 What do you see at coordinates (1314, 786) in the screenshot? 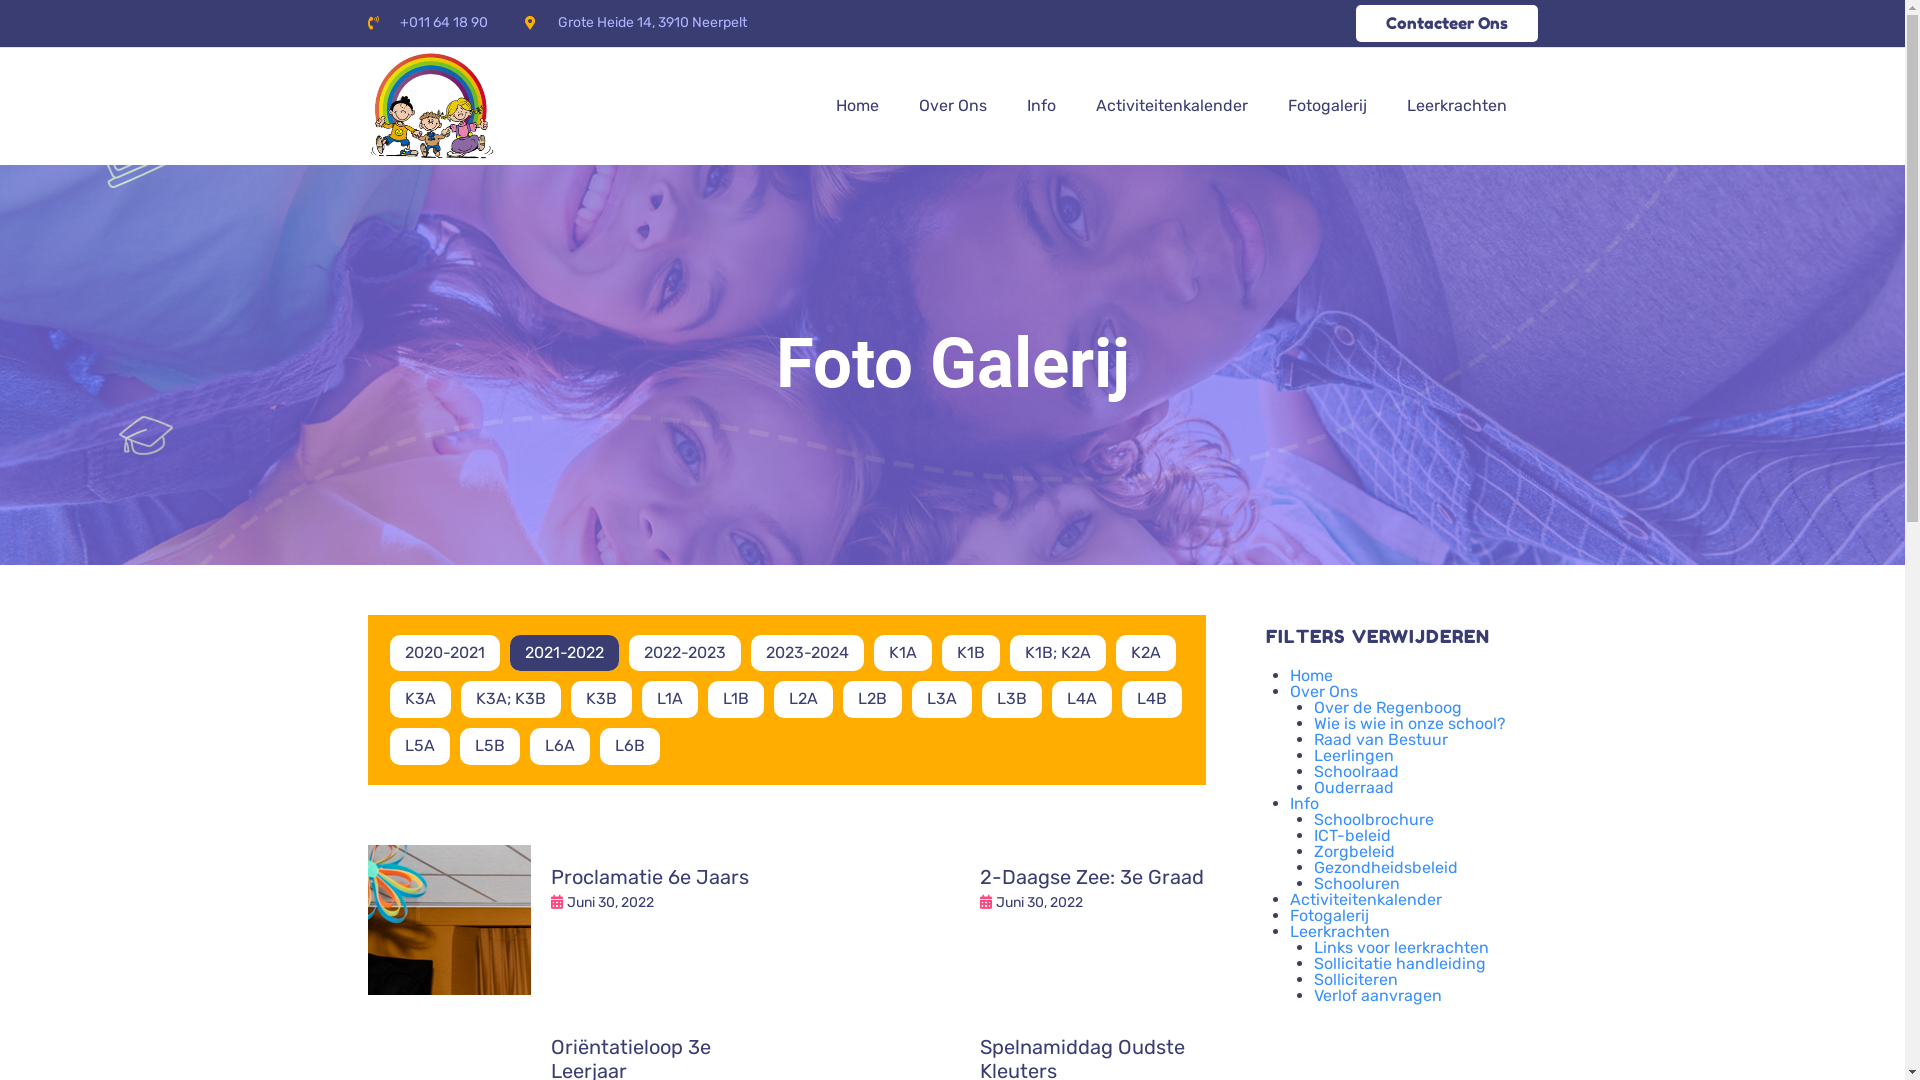
I see `'Ouderraad'` at bounding box center [1314, 786].